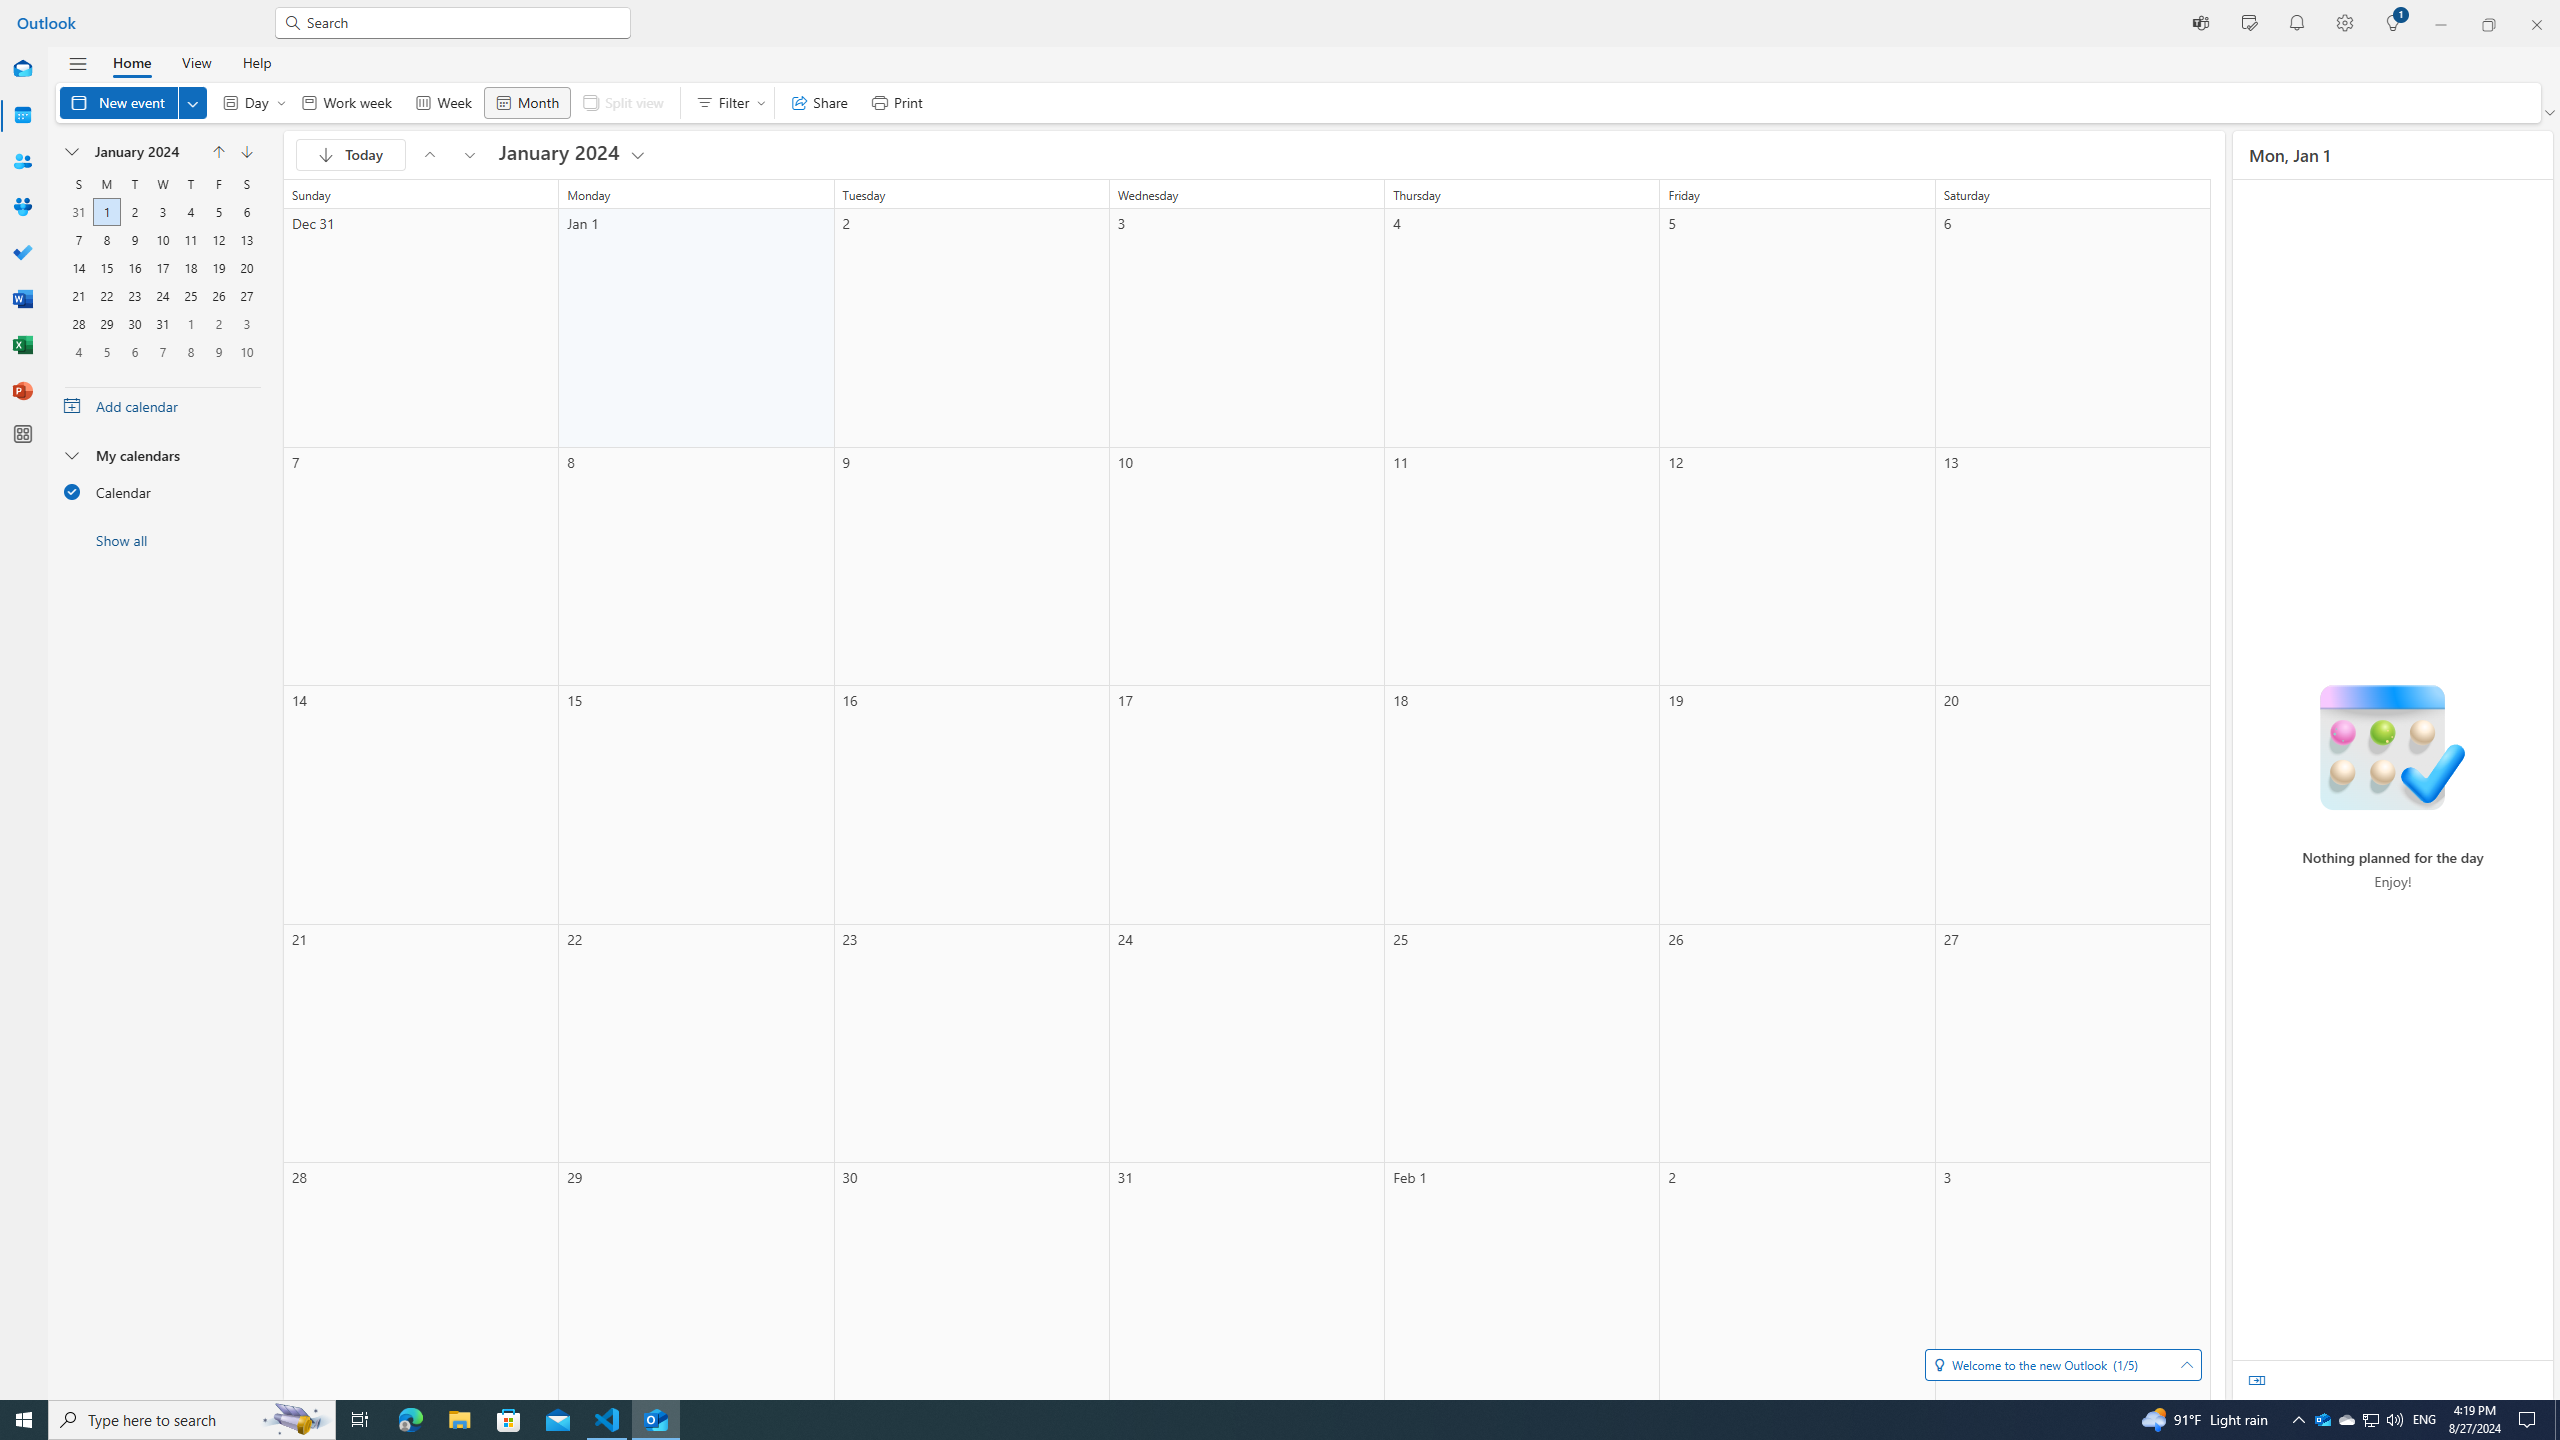 This screenshot has width=2560, height=1440. What do you see at coordinates (656, 1418) in the screenshot?
I see `'Outlook (new) - 1 running window'` at bounding box center [656, 1418].